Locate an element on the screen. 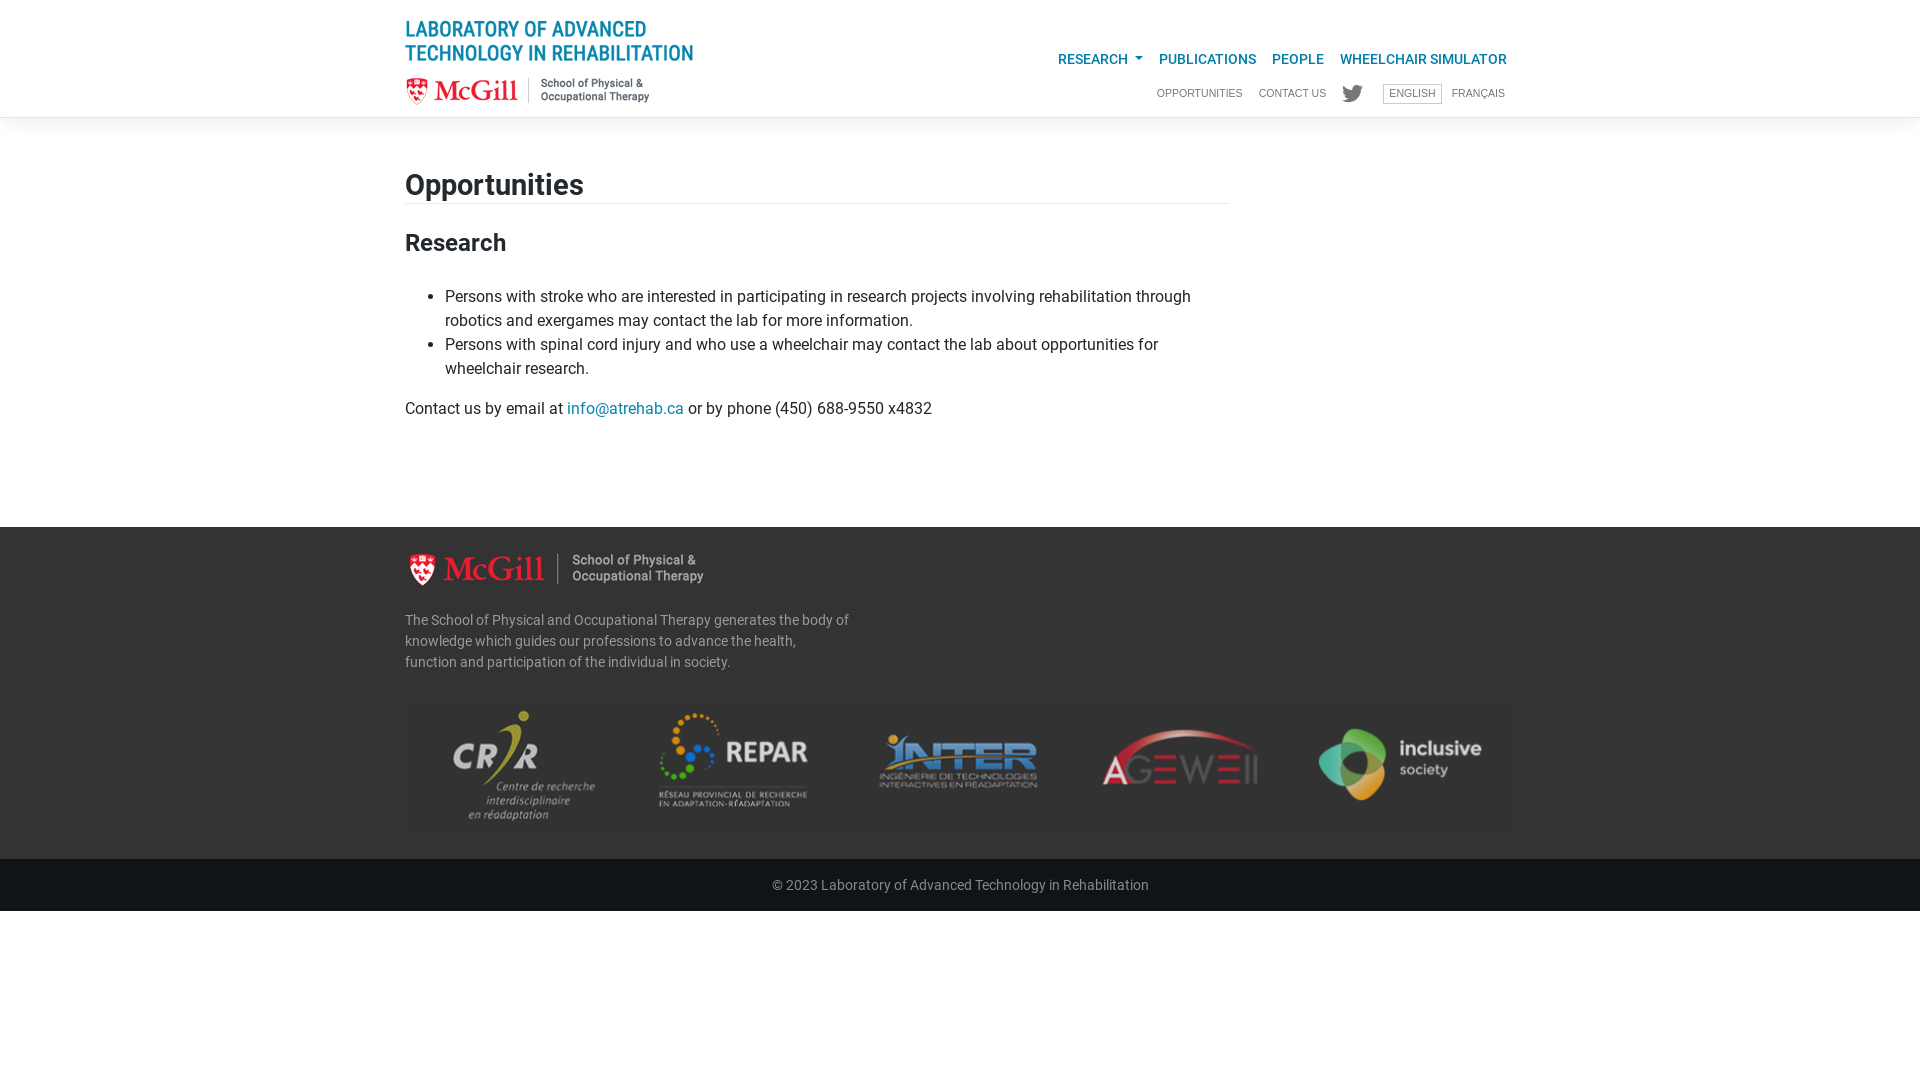  'ENGLISH' is located at coordinates (1410, 93).